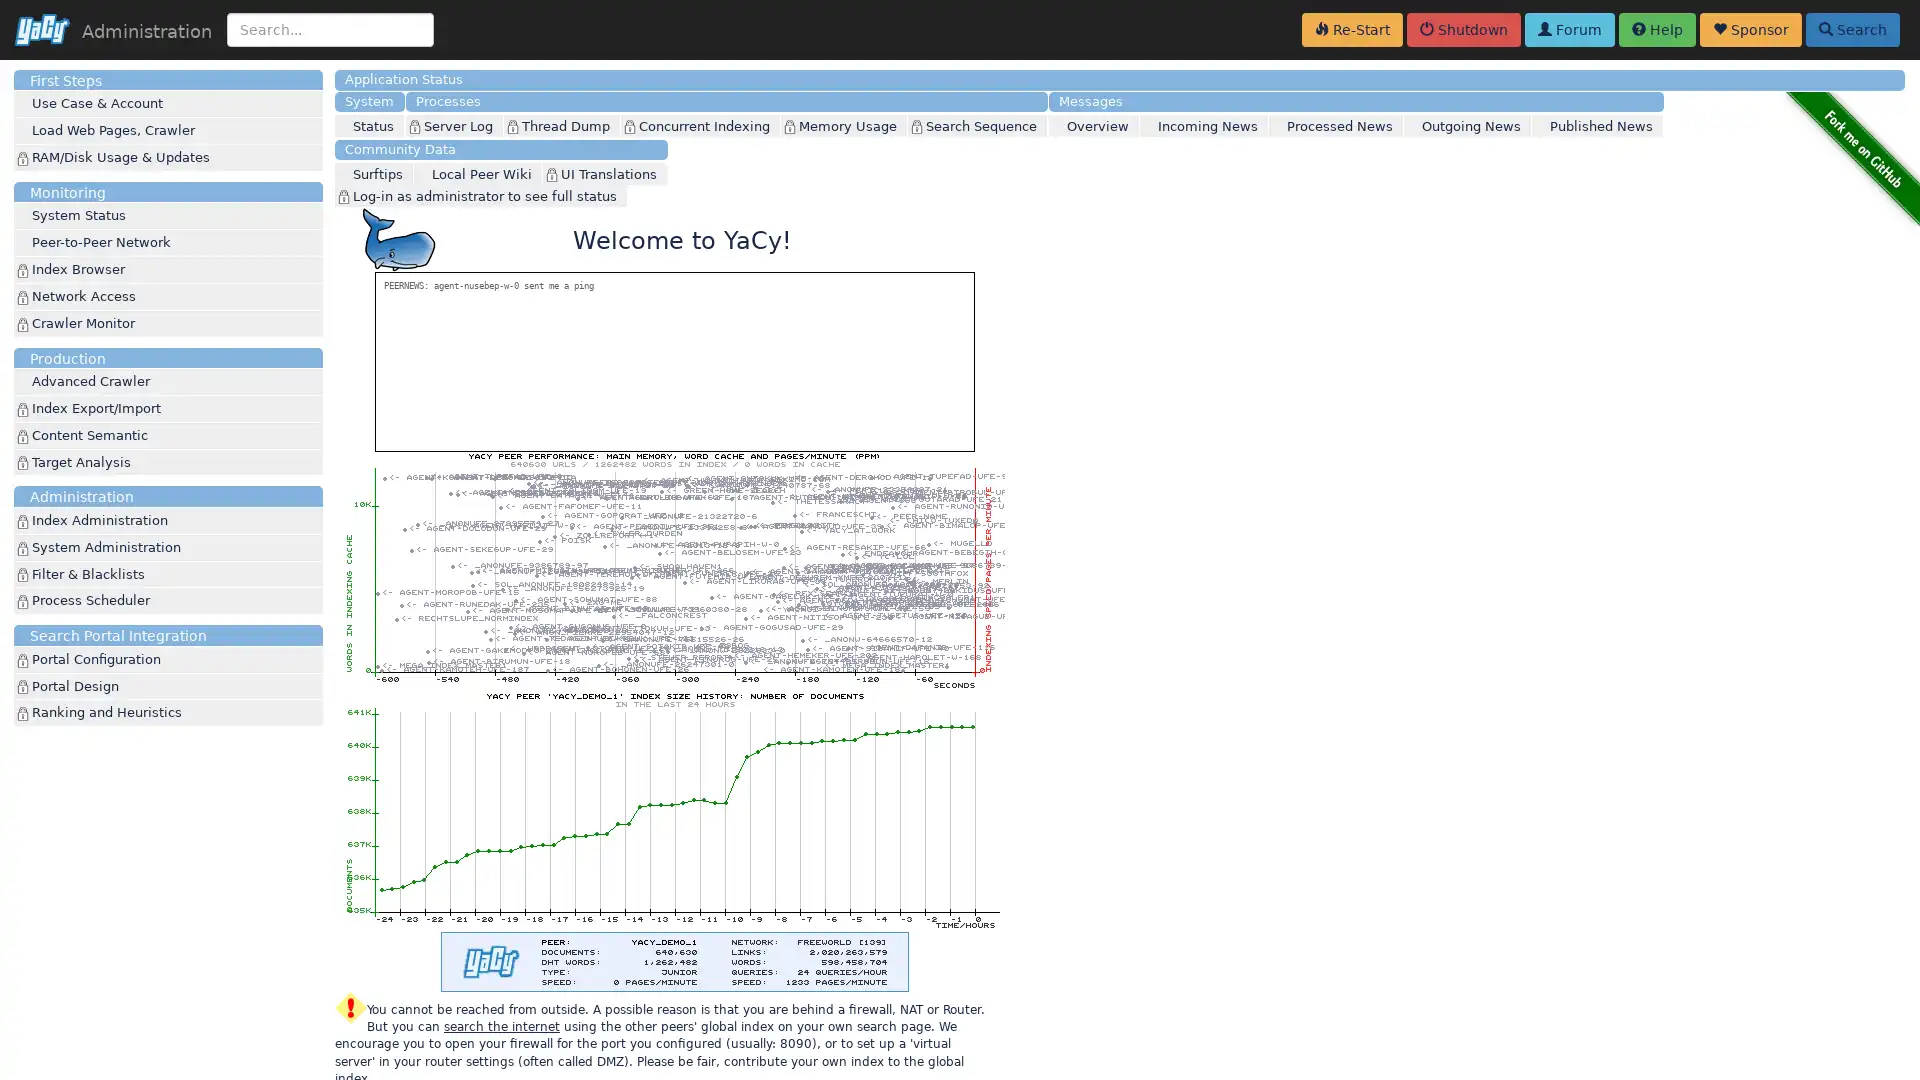 This screenshot has height=1080, width=1920. What do you see at coordinates (1352, 30) in the screenshot?
I see `Re-Start` at bounding box center [1352, 30].